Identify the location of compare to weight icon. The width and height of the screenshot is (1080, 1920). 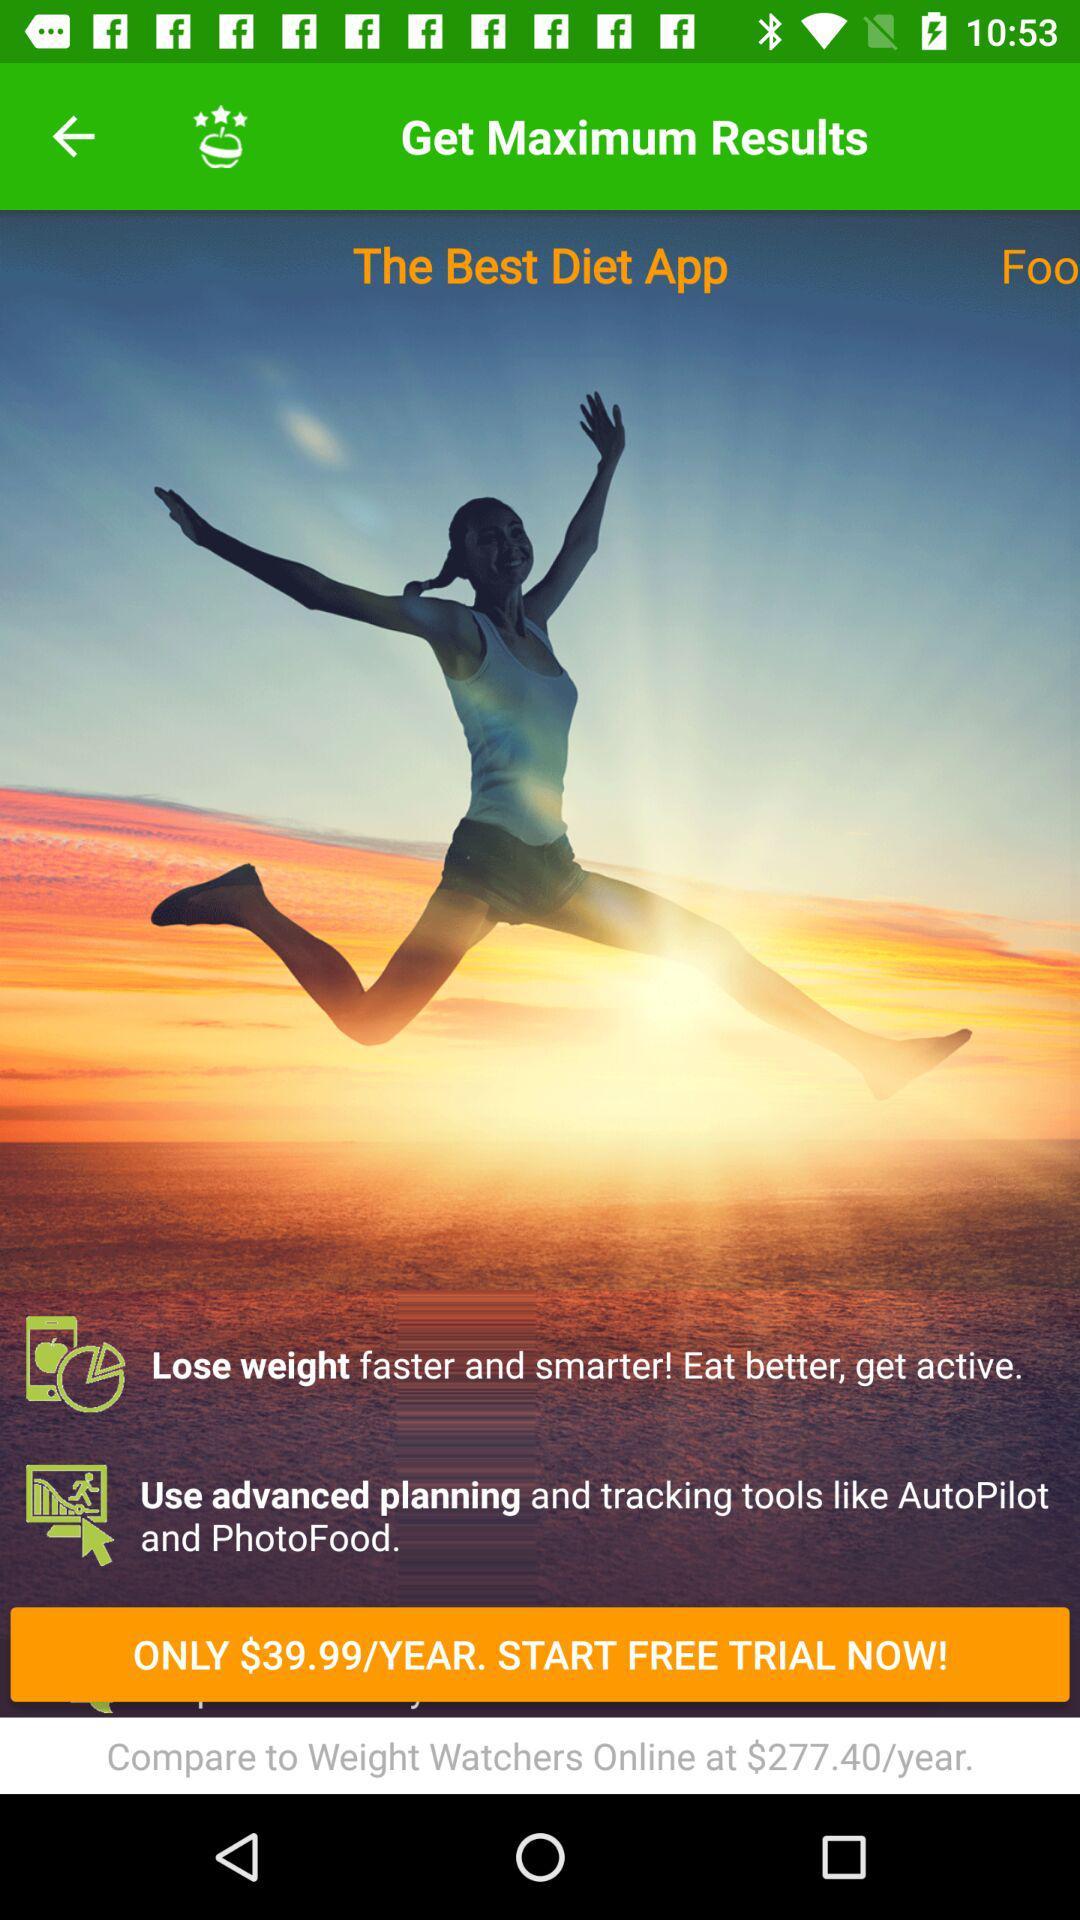
(540, 1754).